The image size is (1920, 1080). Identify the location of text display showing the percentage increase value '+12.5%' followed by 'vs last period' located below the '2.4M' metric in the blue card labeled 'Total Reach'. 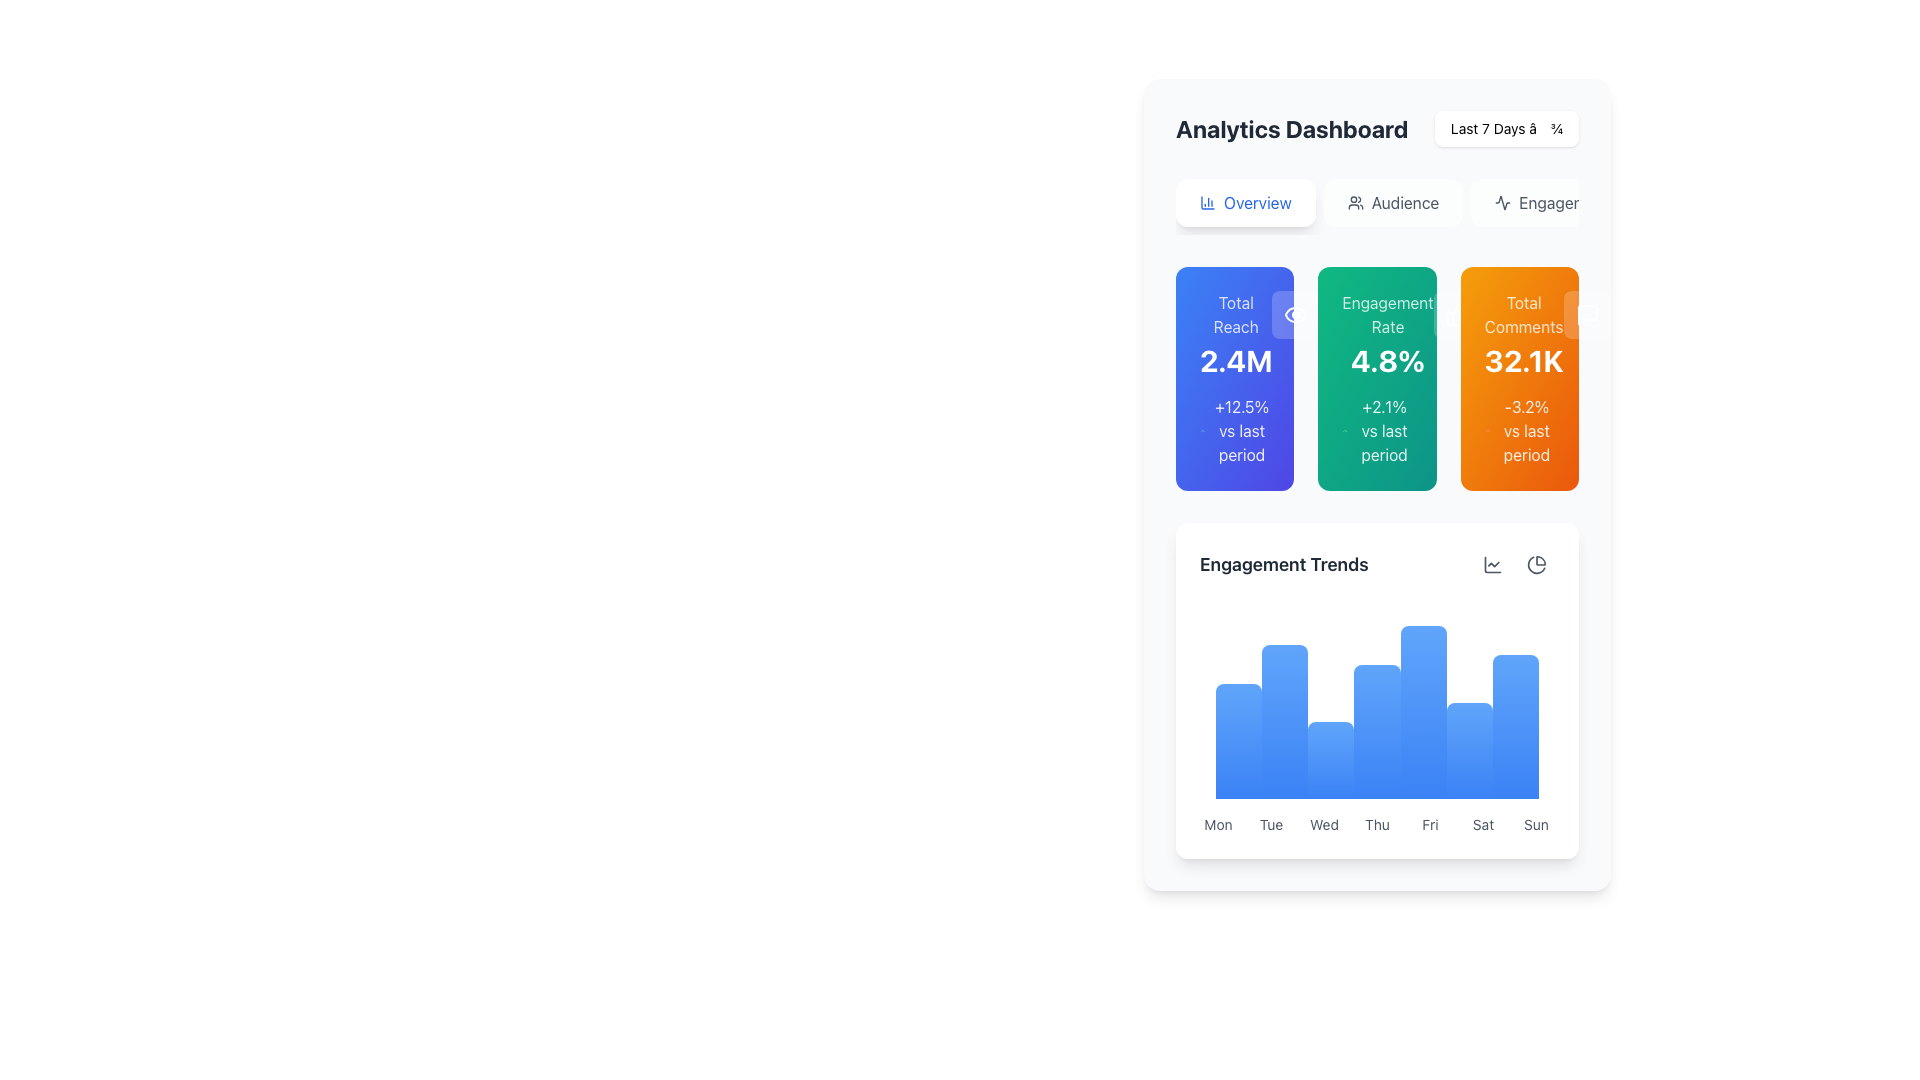
(1234, 430).